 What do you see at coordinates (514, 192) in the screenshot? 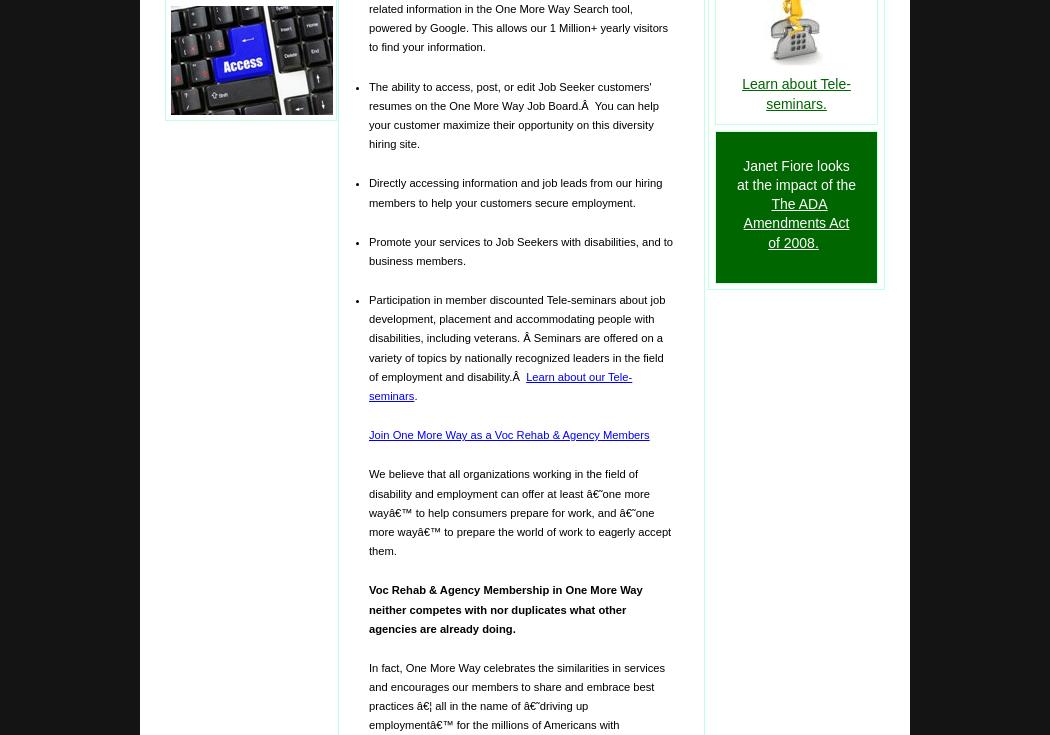
I see `'Directly accessing information and job leads from our hiring       members to help your customers secure employment.'` at bounding box center [514, 192].